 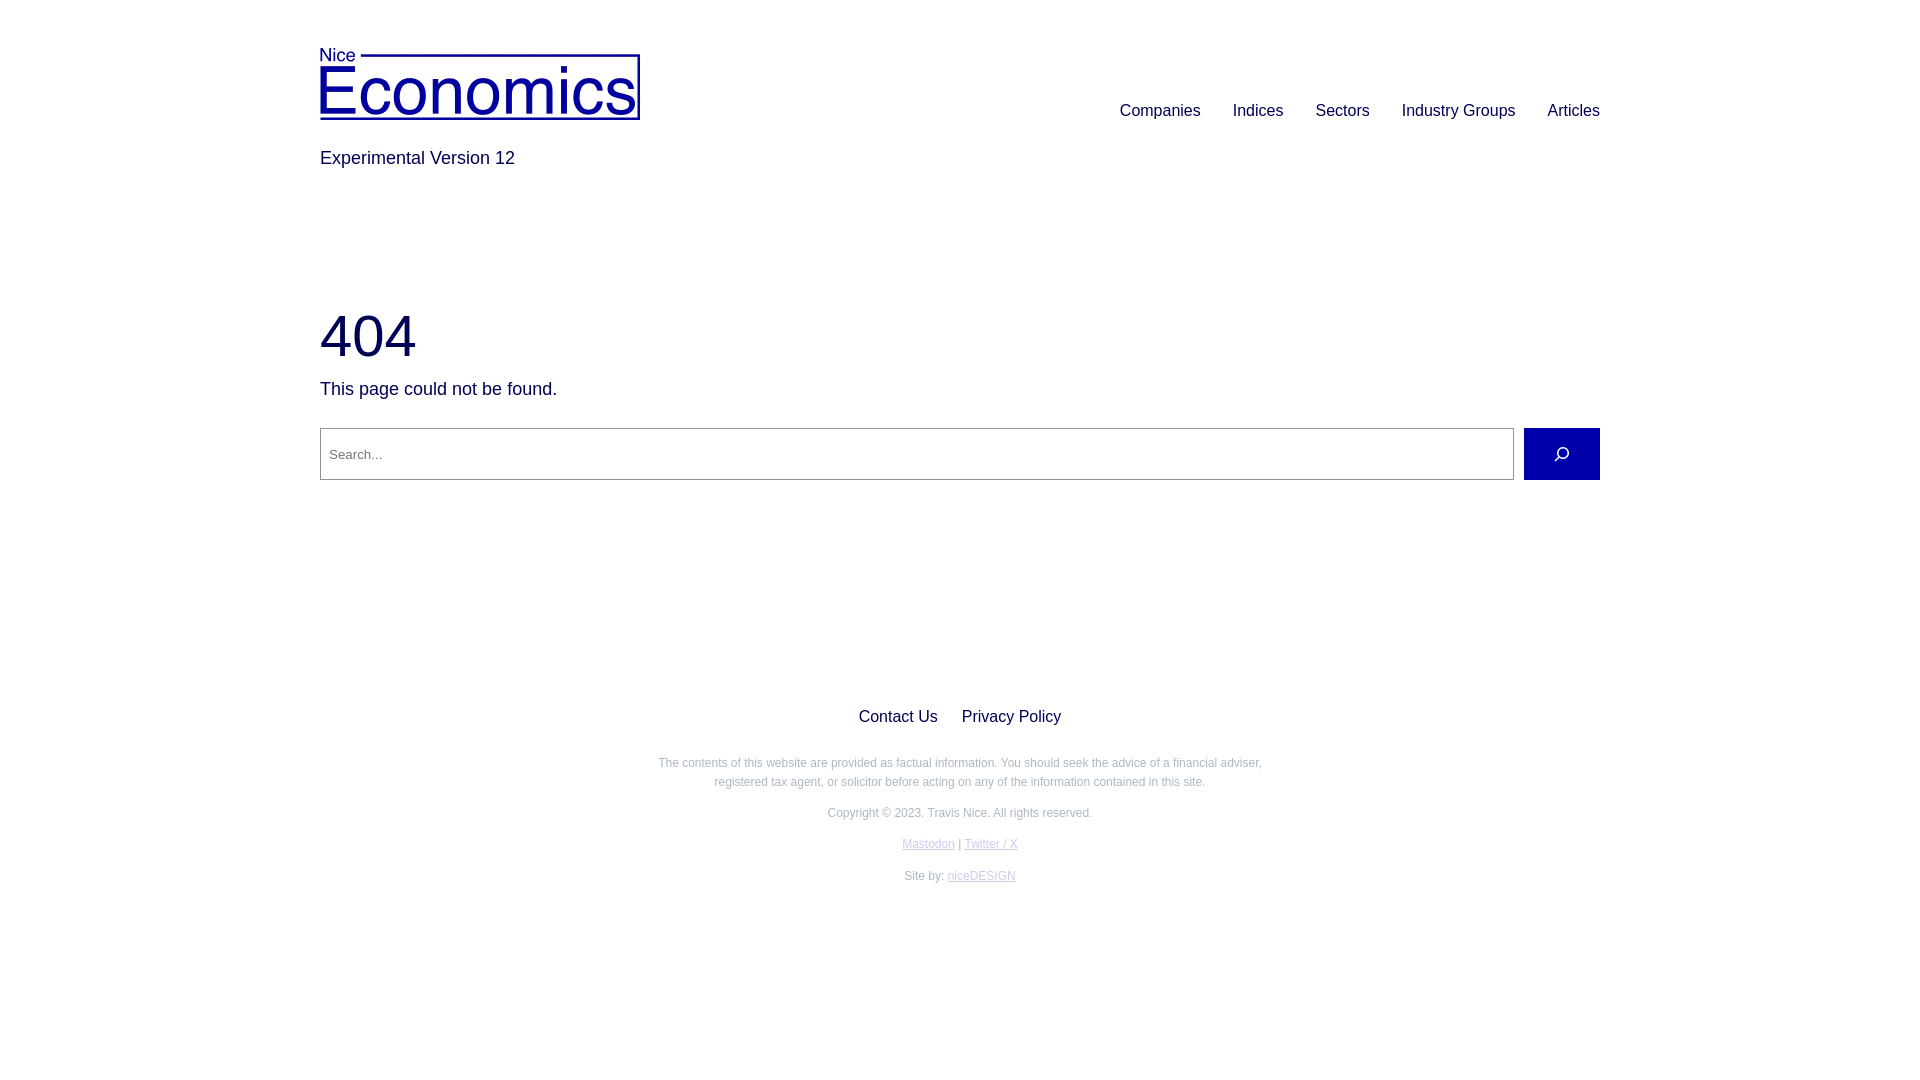 I want to click on 'Indices', so click(x=1257, y=111).